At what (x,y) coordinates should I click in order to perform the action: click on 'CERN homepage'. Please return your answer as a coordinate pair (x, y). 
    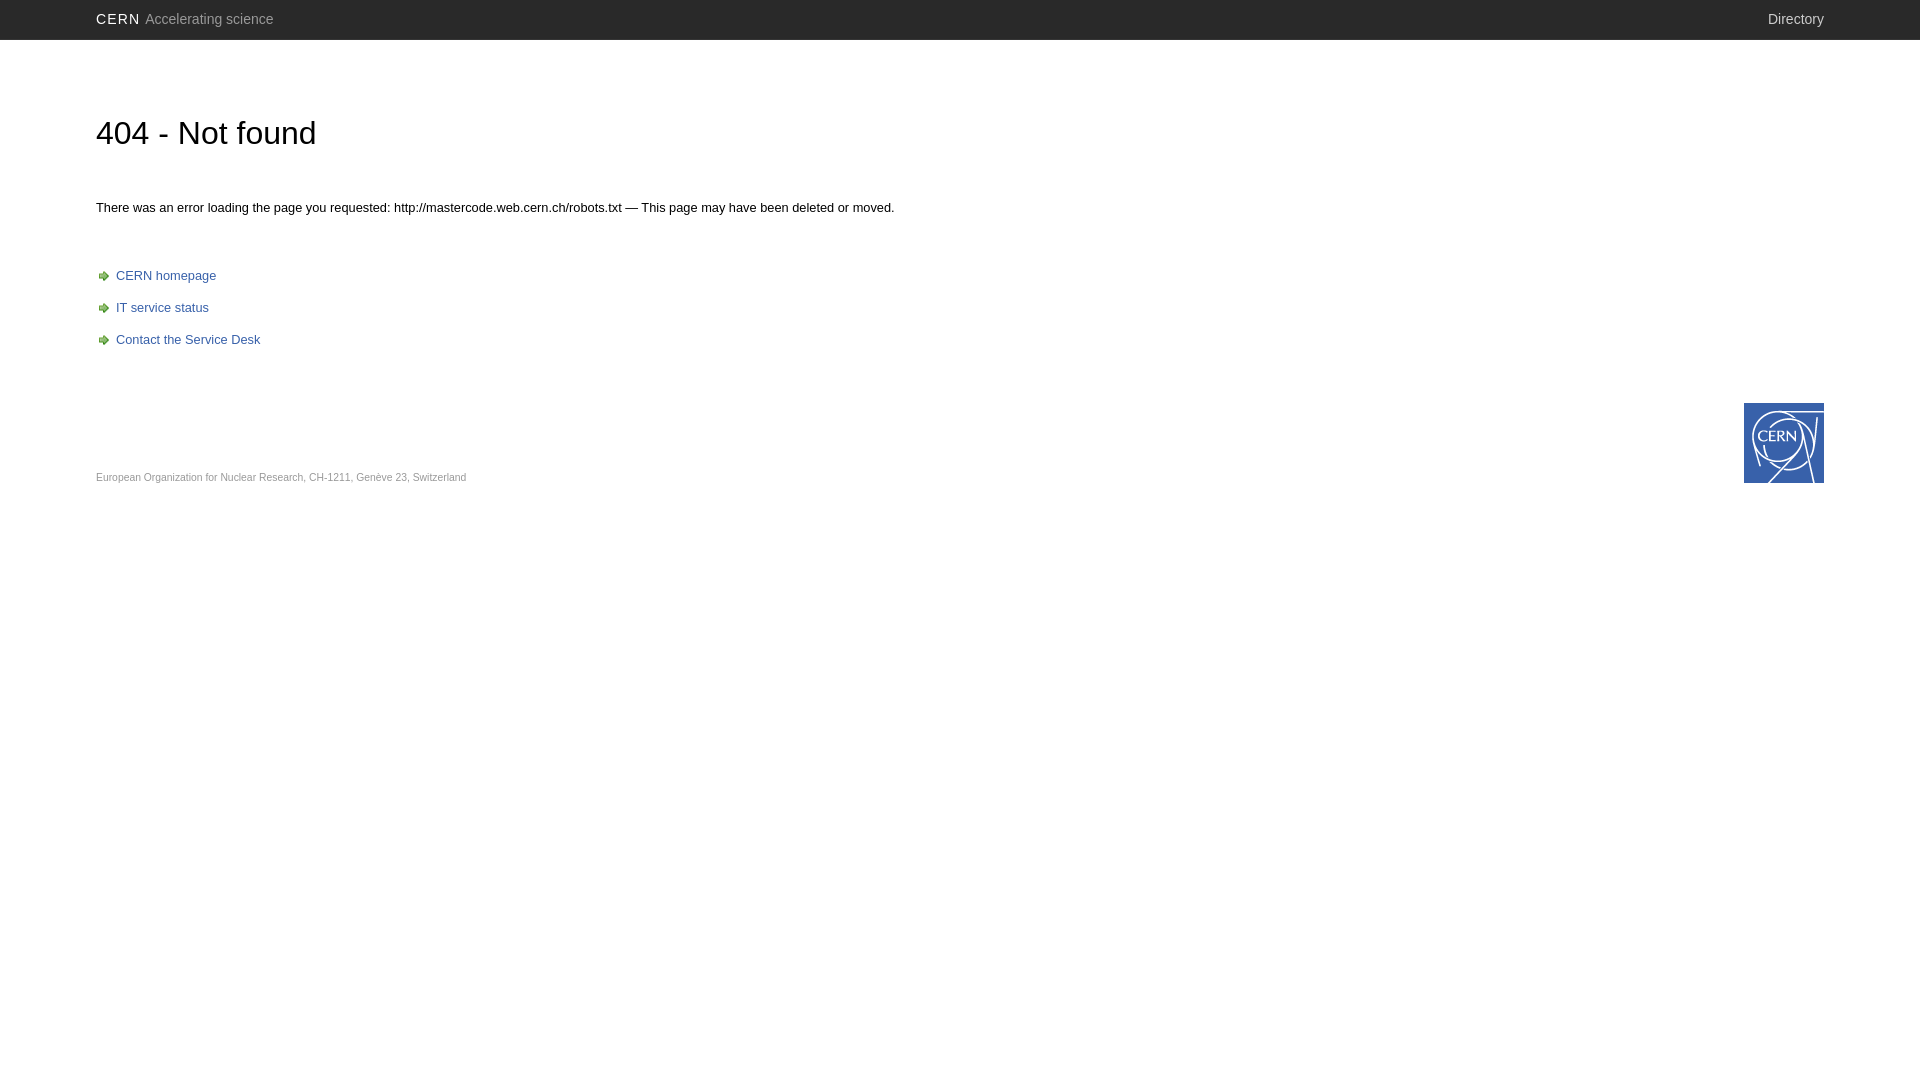
    Looking at the image, I should click on (155, 275).